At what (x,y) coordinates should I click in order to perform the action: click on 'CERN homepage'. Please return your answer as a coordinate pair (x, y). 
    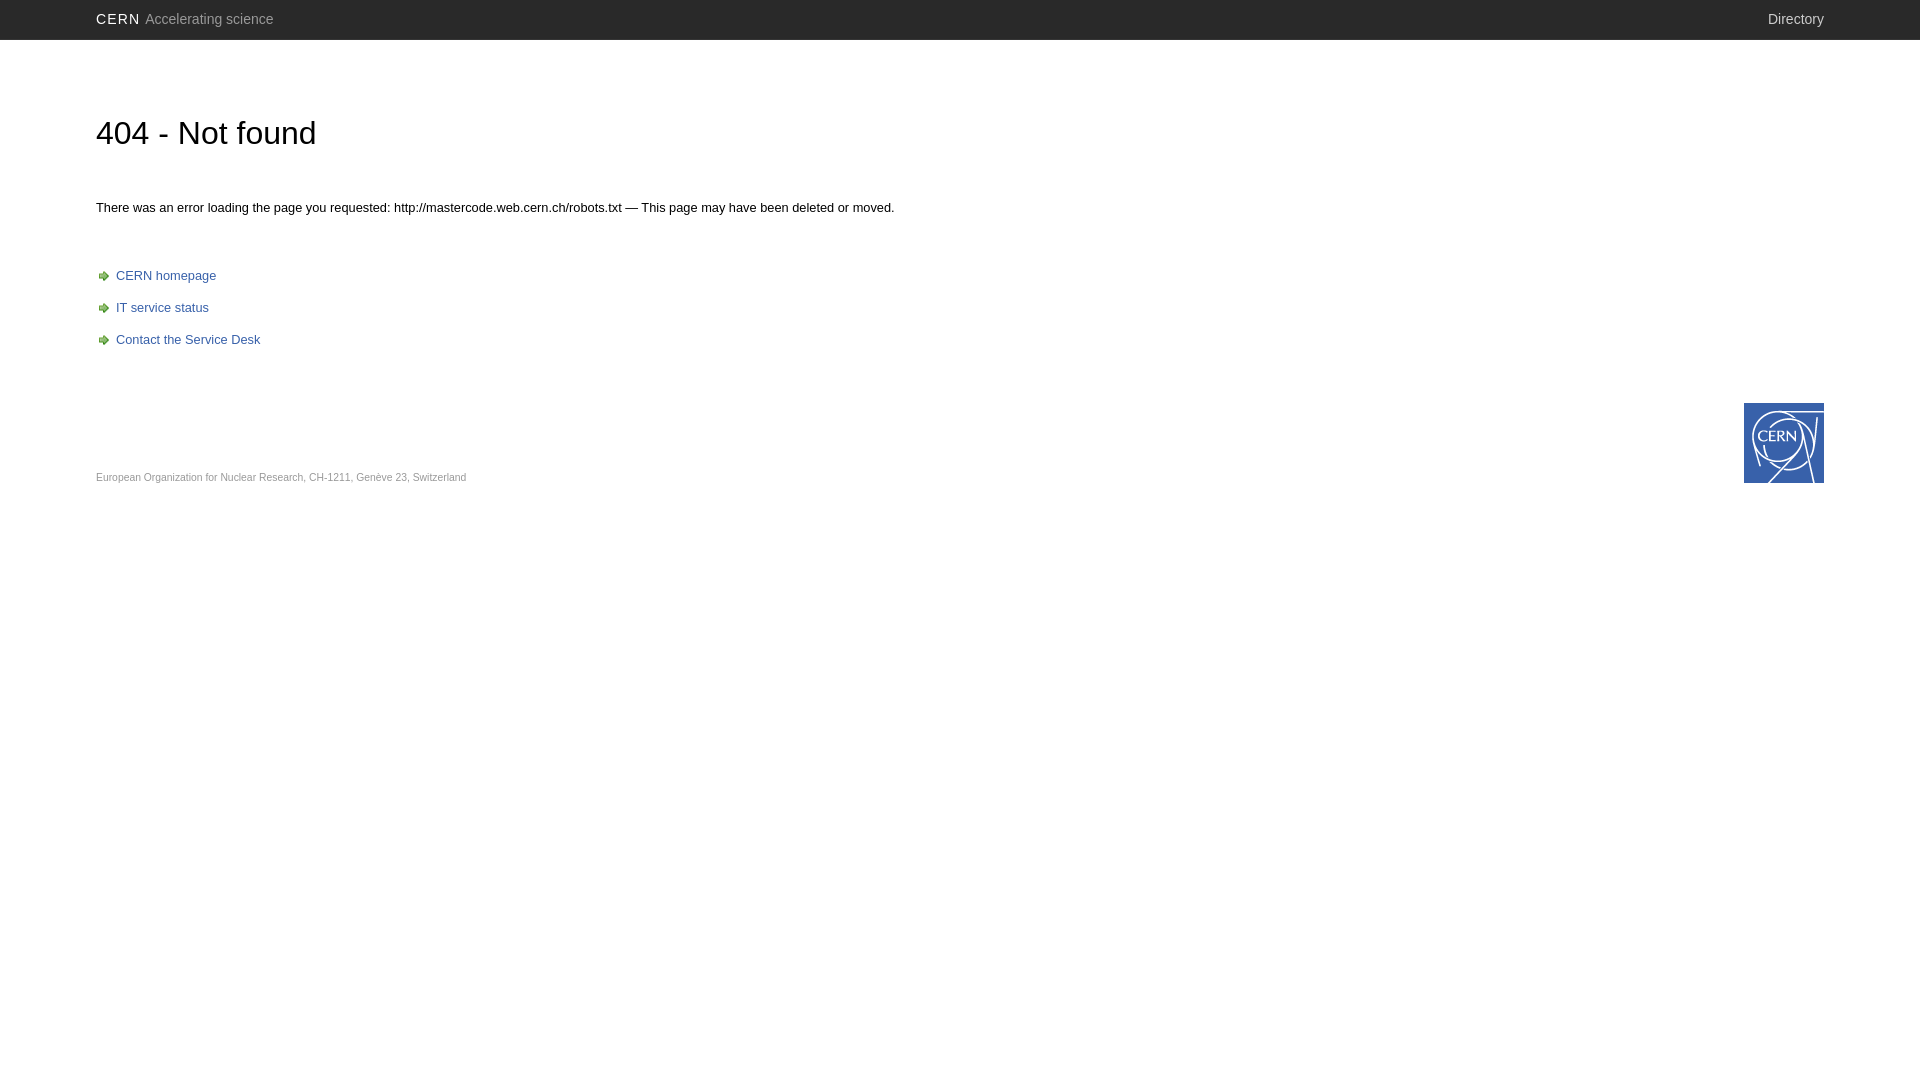
    Looking at the image, I should click on (155, 275).